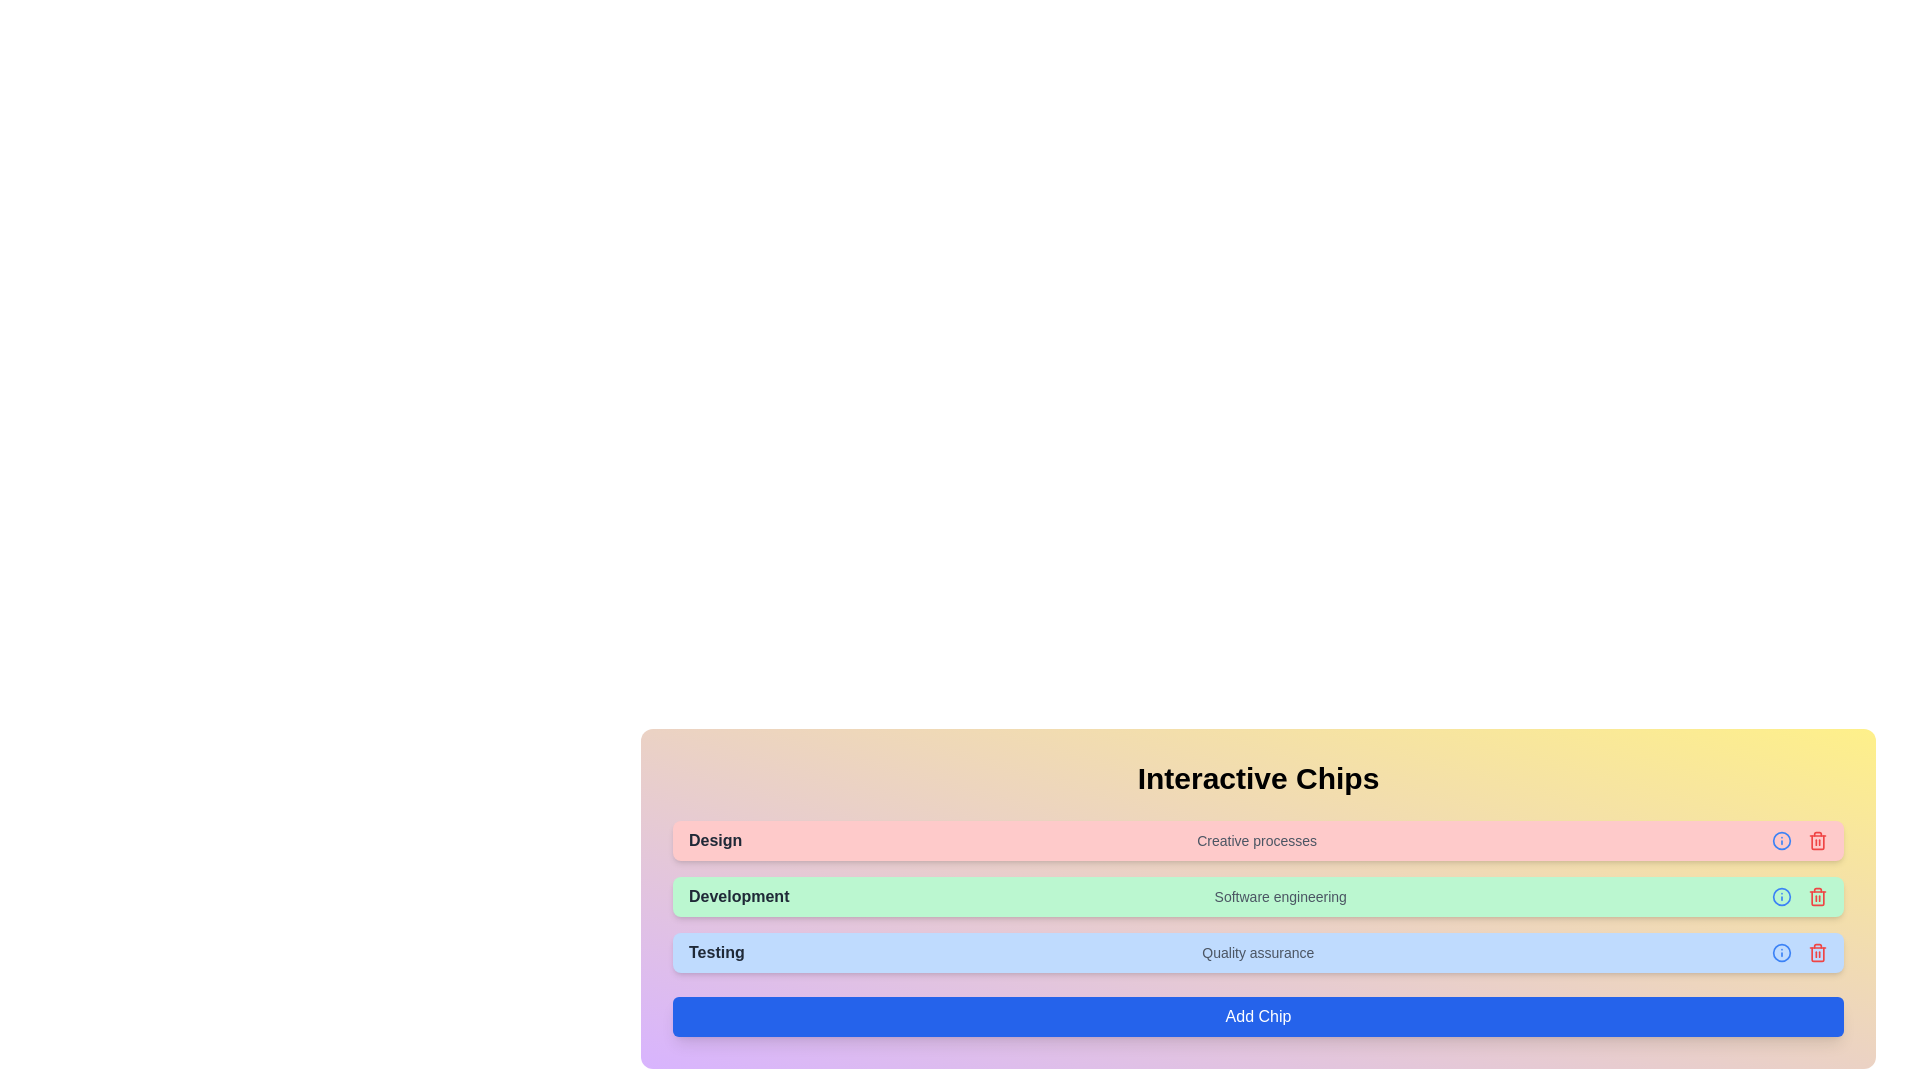 The width and height of the screenshot is (1920, 1080). I want to click on the 'Add Chip' button to add a new chip, so click(1257, 1017).